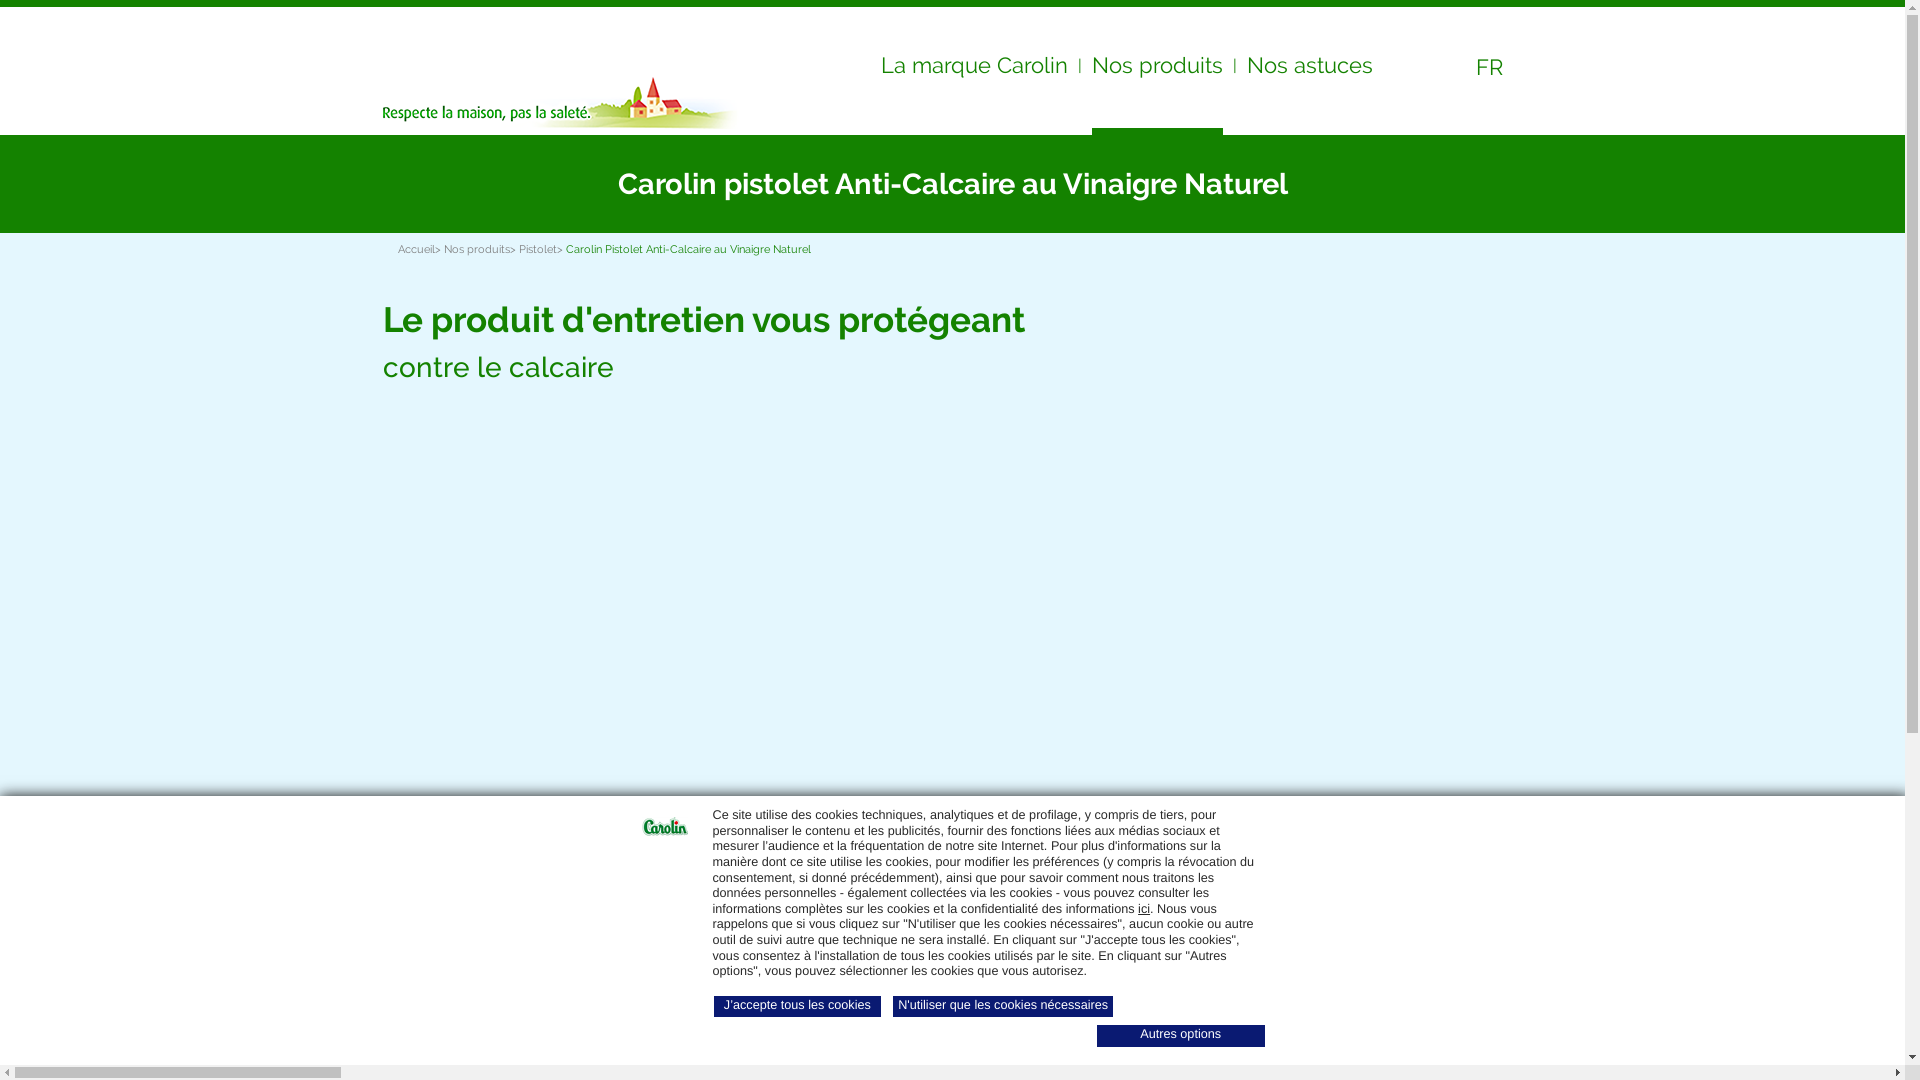  What do you see at coordinates (415, 184) in the screenshot?
I see `'Retour'` at bounding box center [415, 184].